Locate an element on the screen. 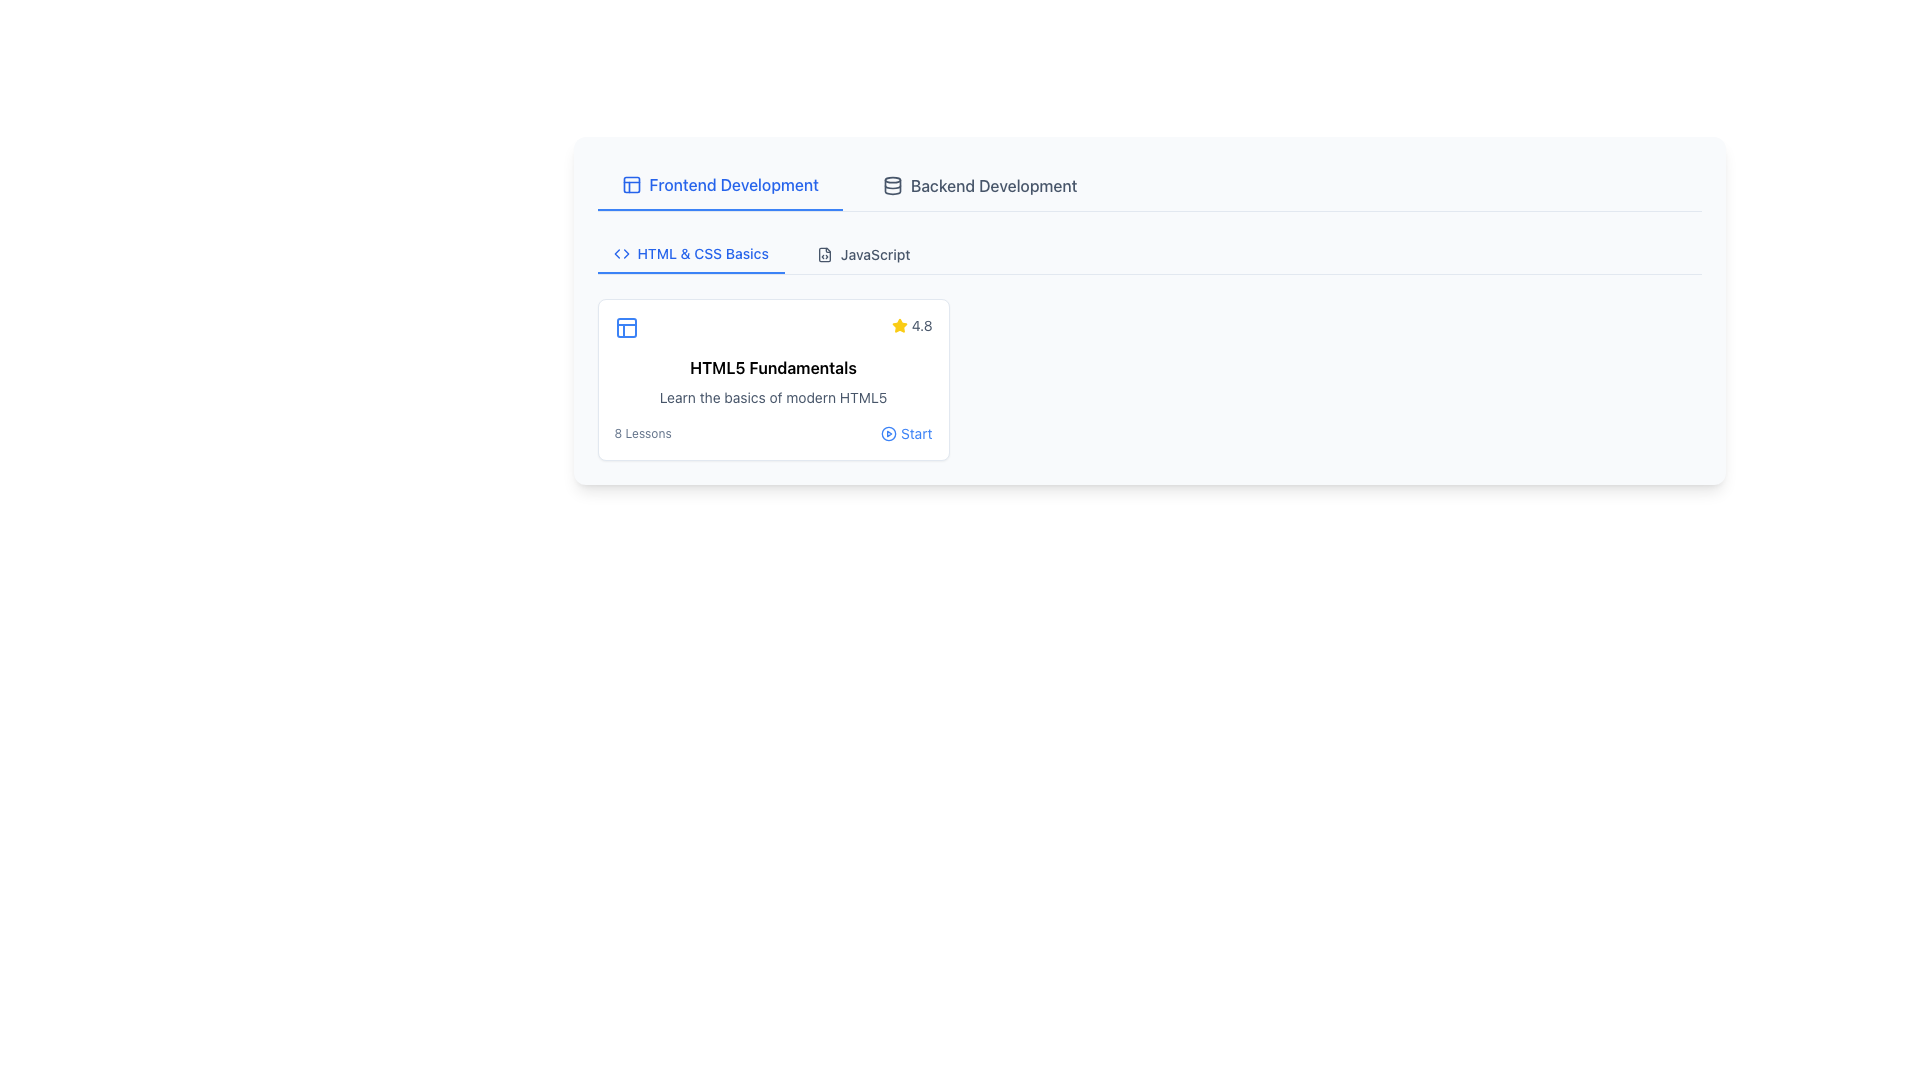 The image size is (1920, 1080). the JavaScript navigation button, which is the second item in a row of two options under the 'Frontend Development' tab, to change its text color is located at coordinates (863, 253).